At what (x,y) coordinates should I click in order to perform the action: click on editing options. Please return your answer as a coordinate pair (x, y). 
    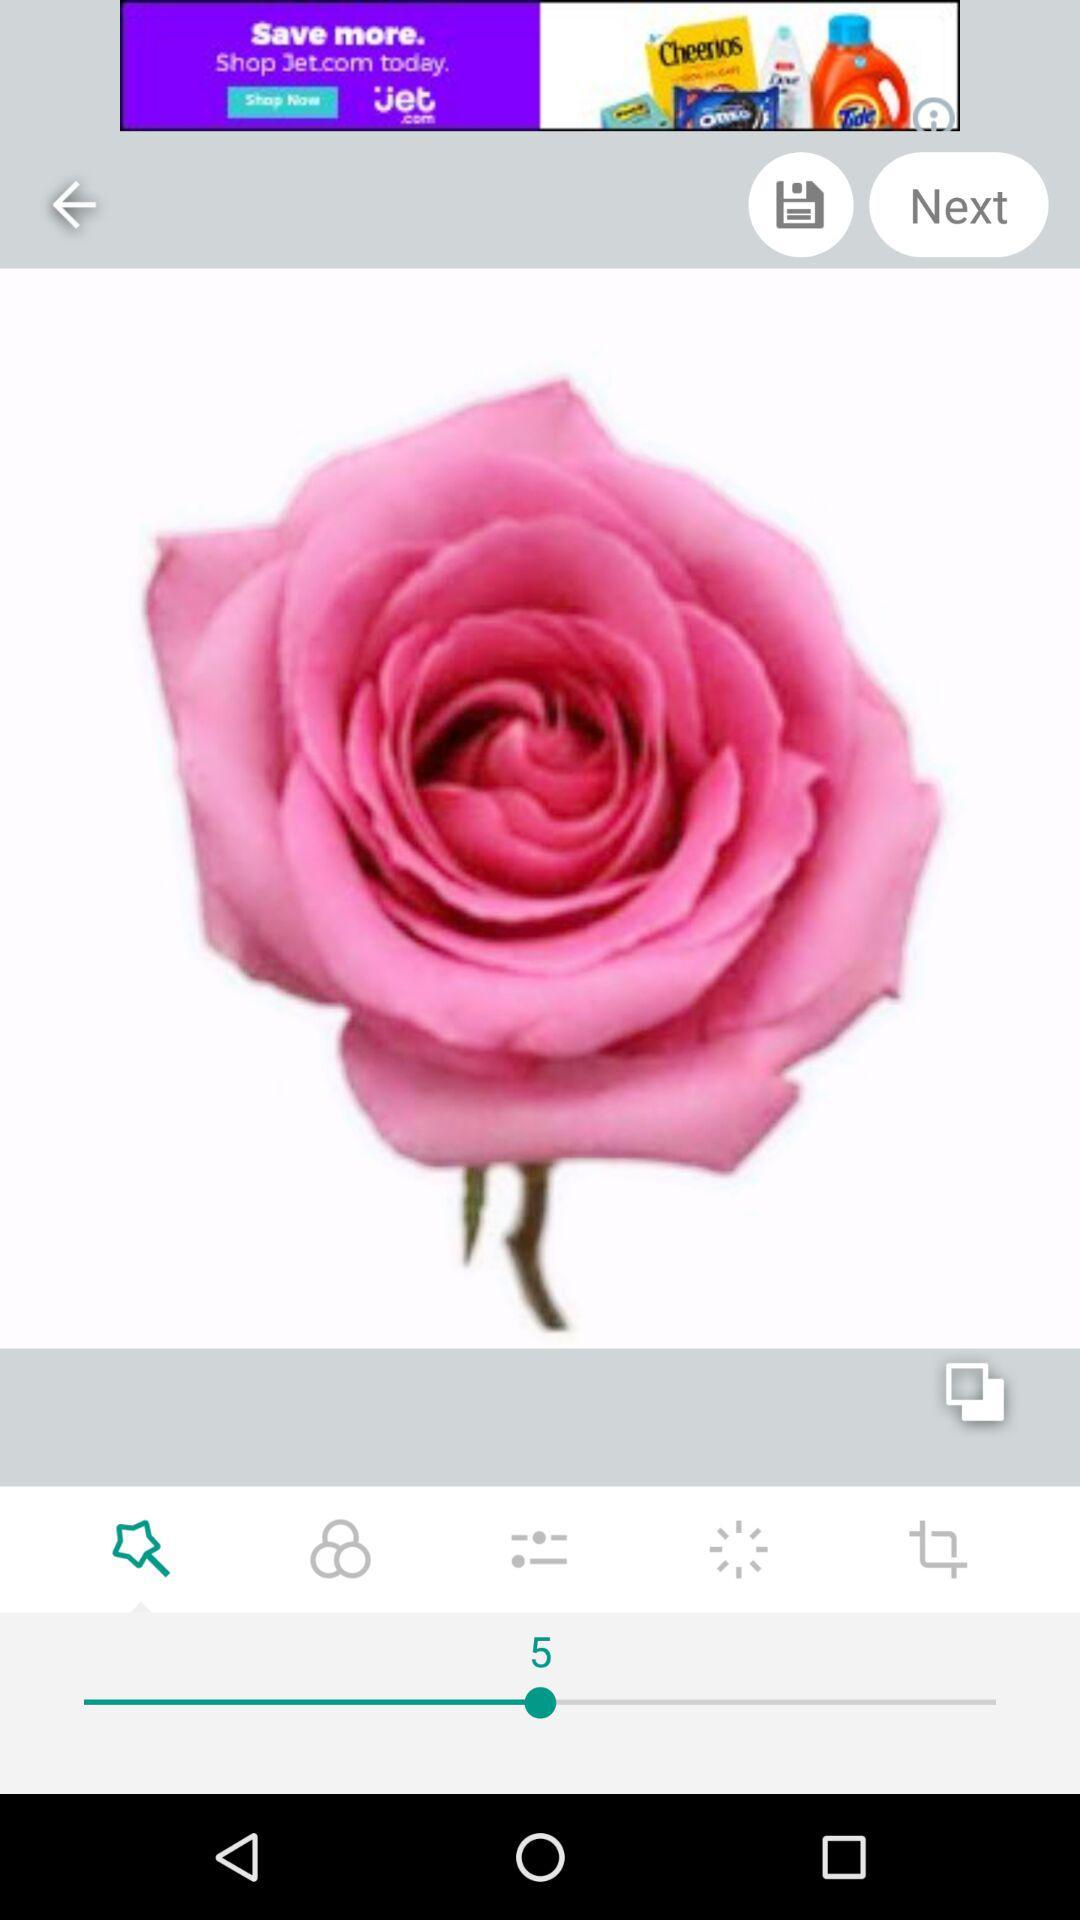
    Looking at the image, I should click on (938, 1548).